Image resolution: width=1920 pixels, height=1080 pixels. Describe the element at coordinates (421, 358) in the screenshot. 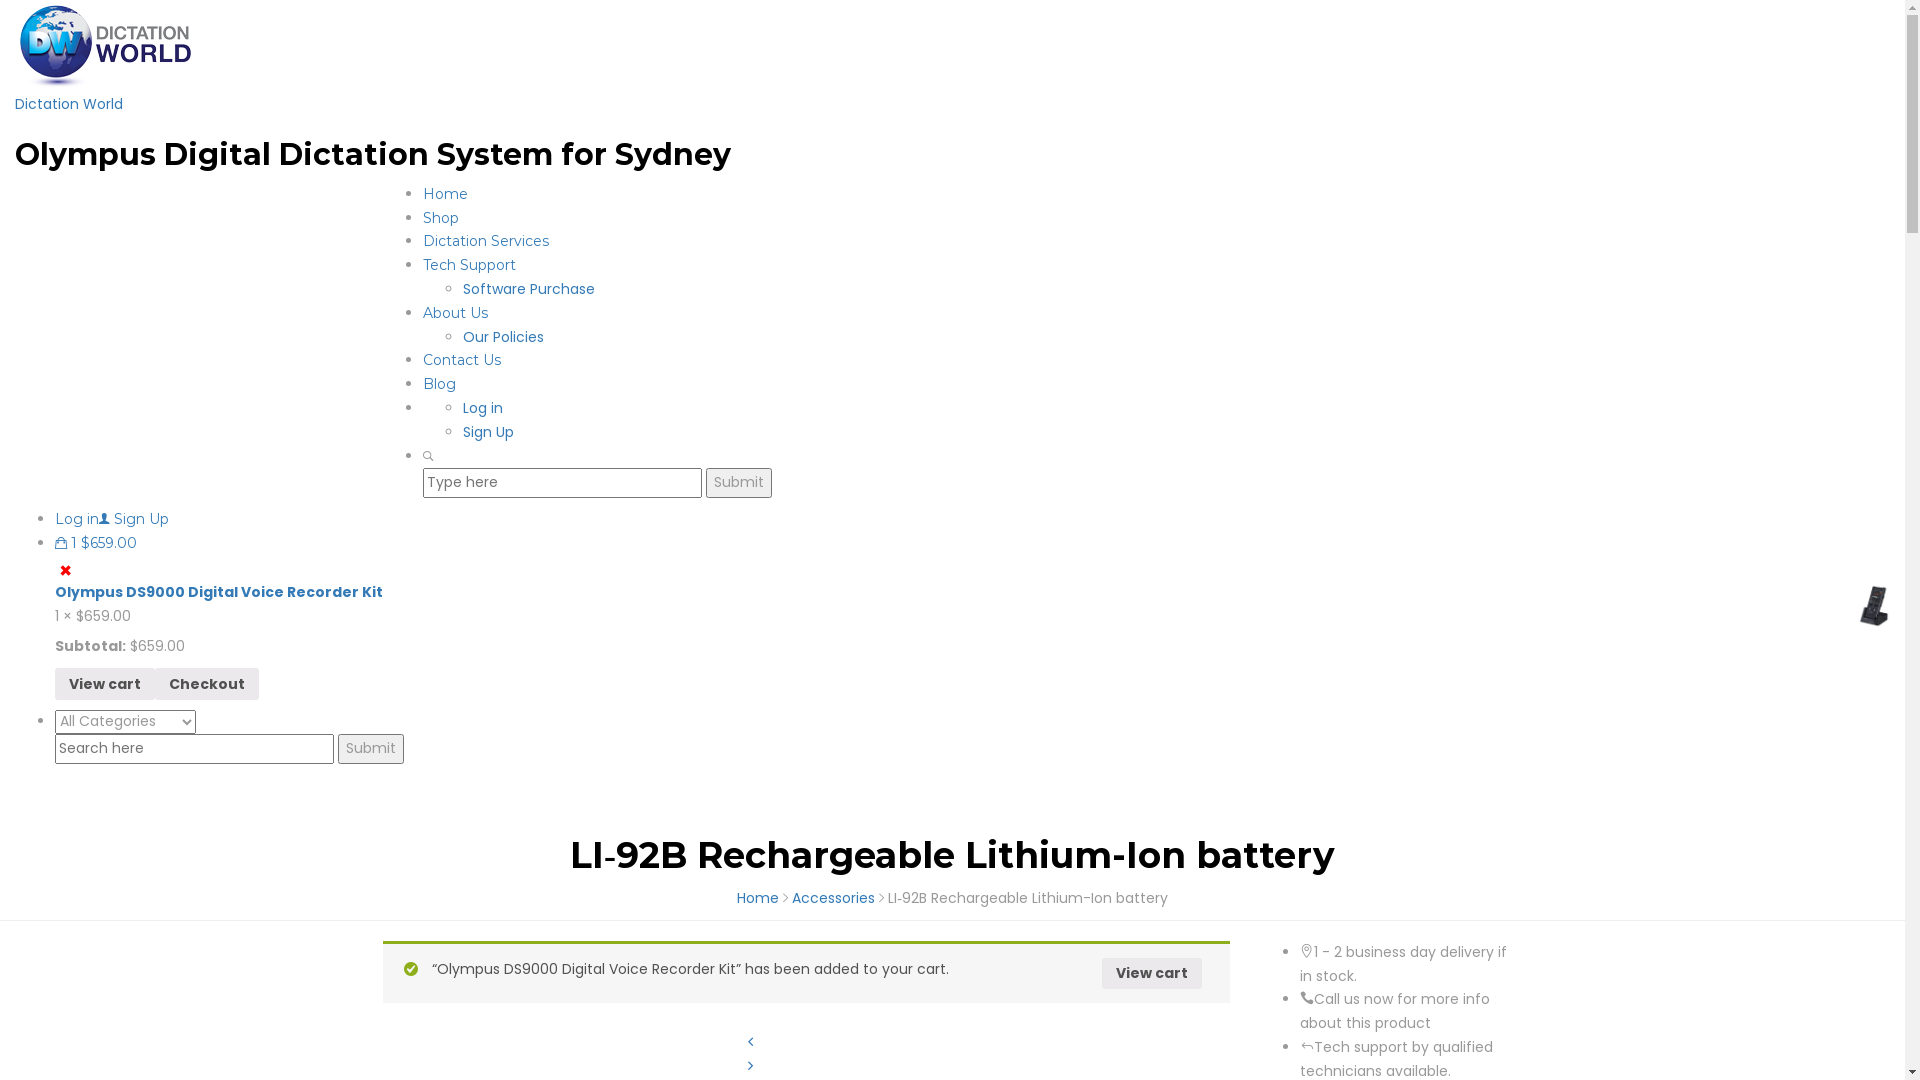

I see `'Contact Us'` at that location.